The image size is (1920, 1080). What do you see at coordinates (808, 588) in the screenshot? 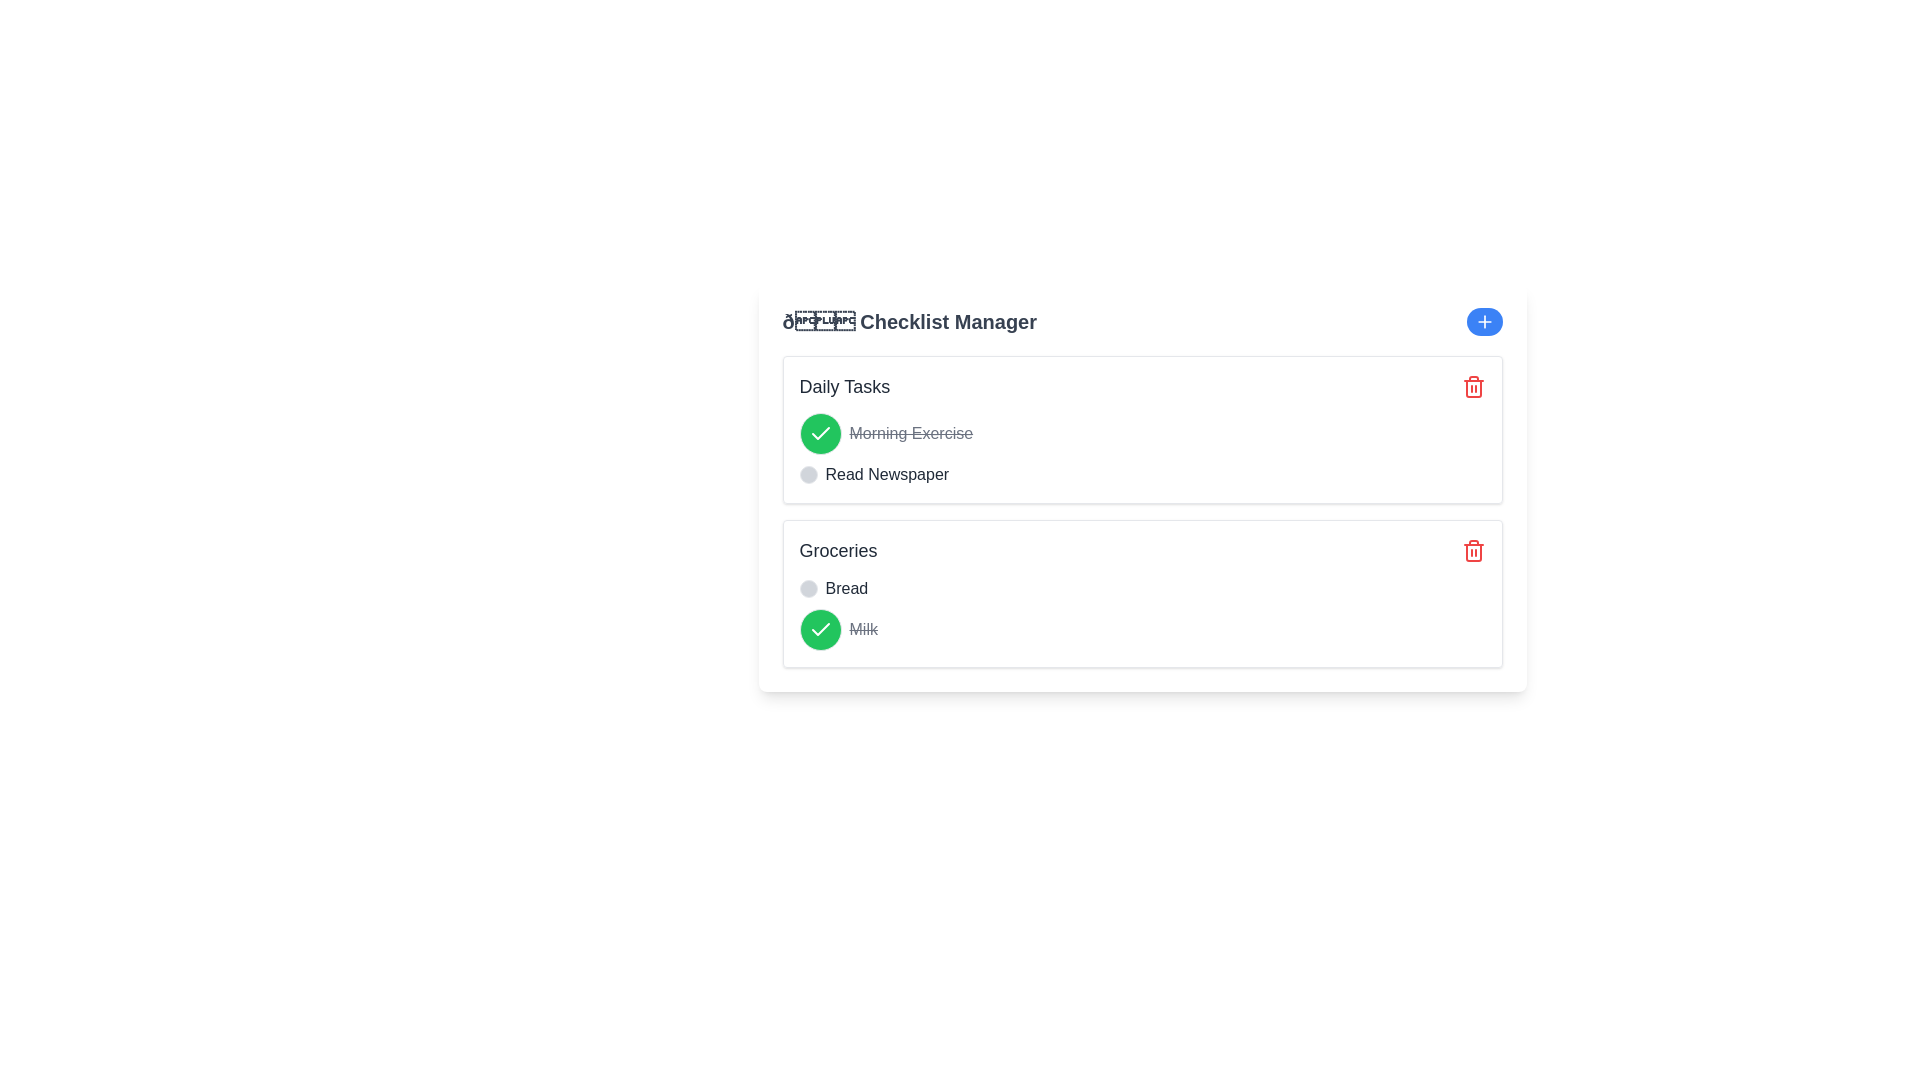
I see `the circular toggle button with a light gray background located to the left of the 'Bread' text` at bounding box center [808, 588].